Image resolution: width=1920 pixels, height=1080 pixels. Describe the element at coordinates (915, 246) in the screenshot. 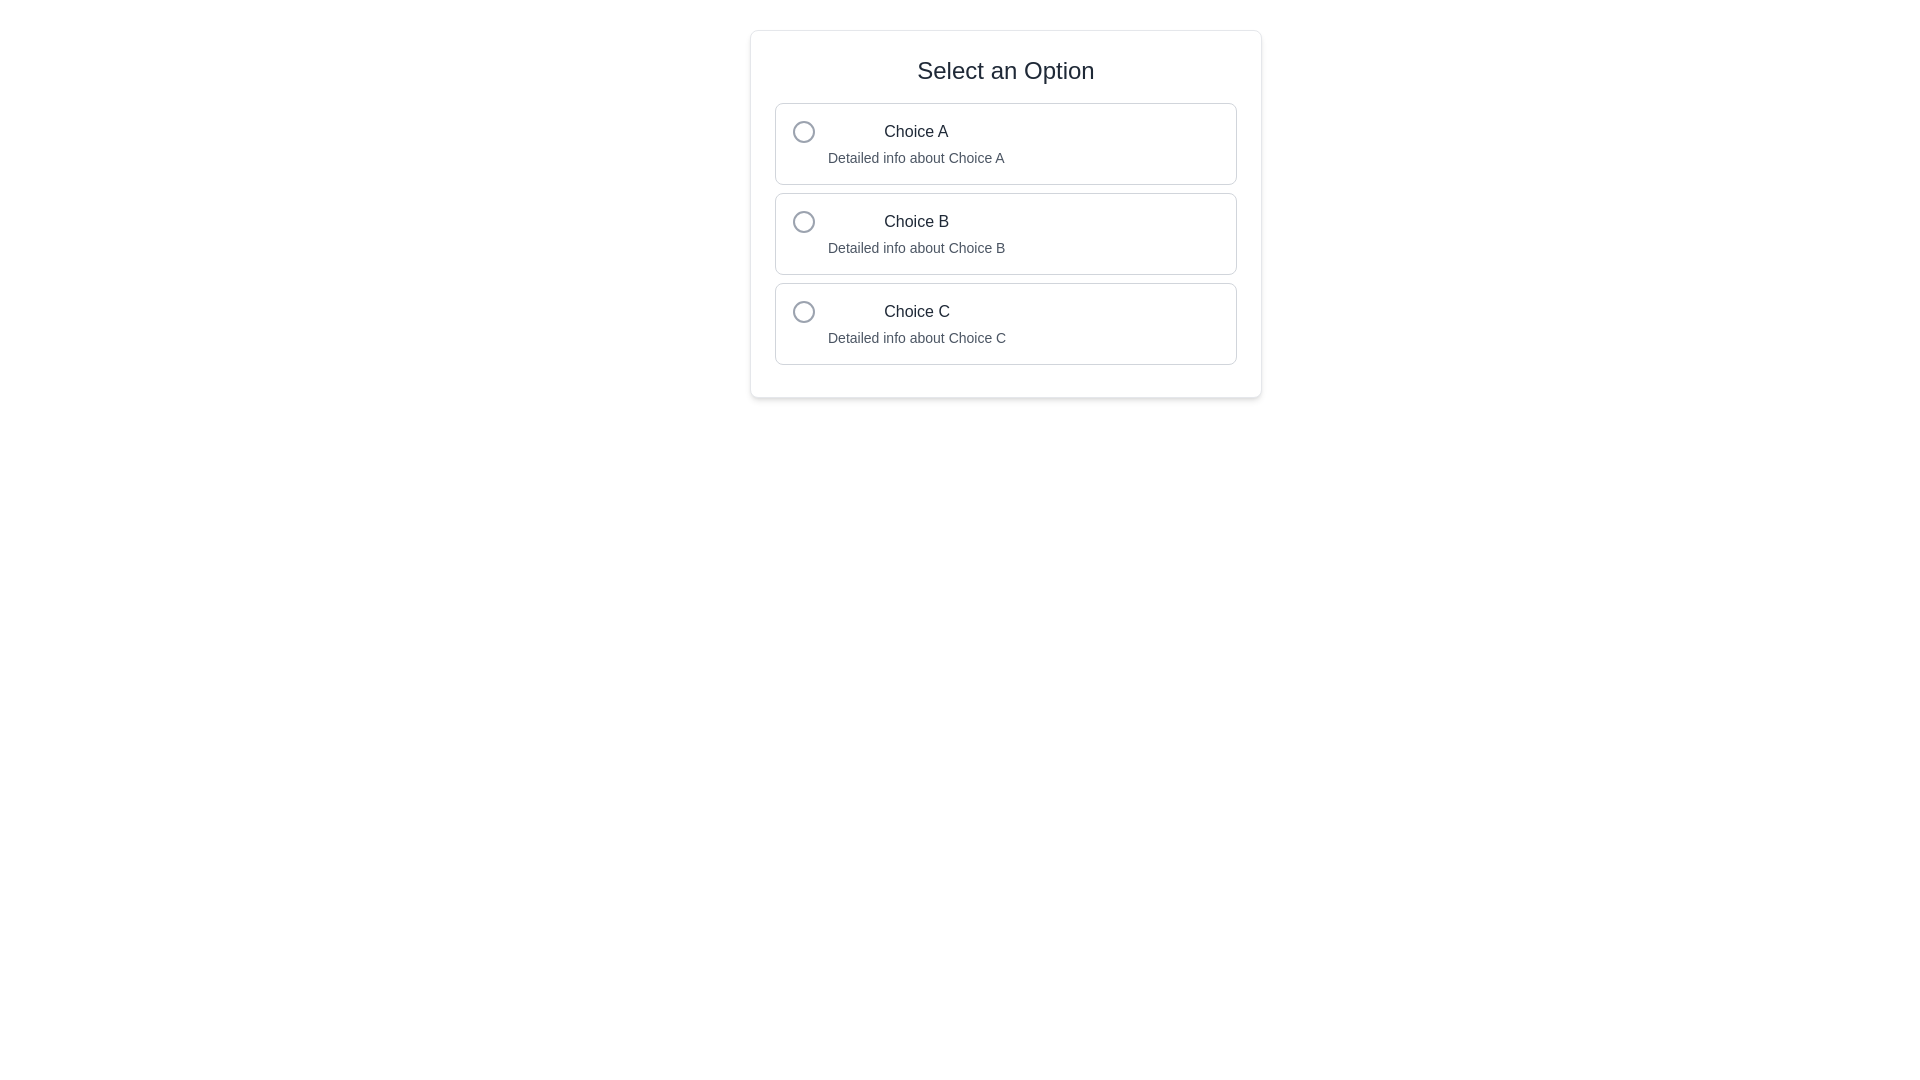

I see `the text label displaying 'Detailed info about Choice B', which is styled in a smaller font size and a lighter gray color, located directly beneath the text 'Choice B' in the second selectable option` at that location.